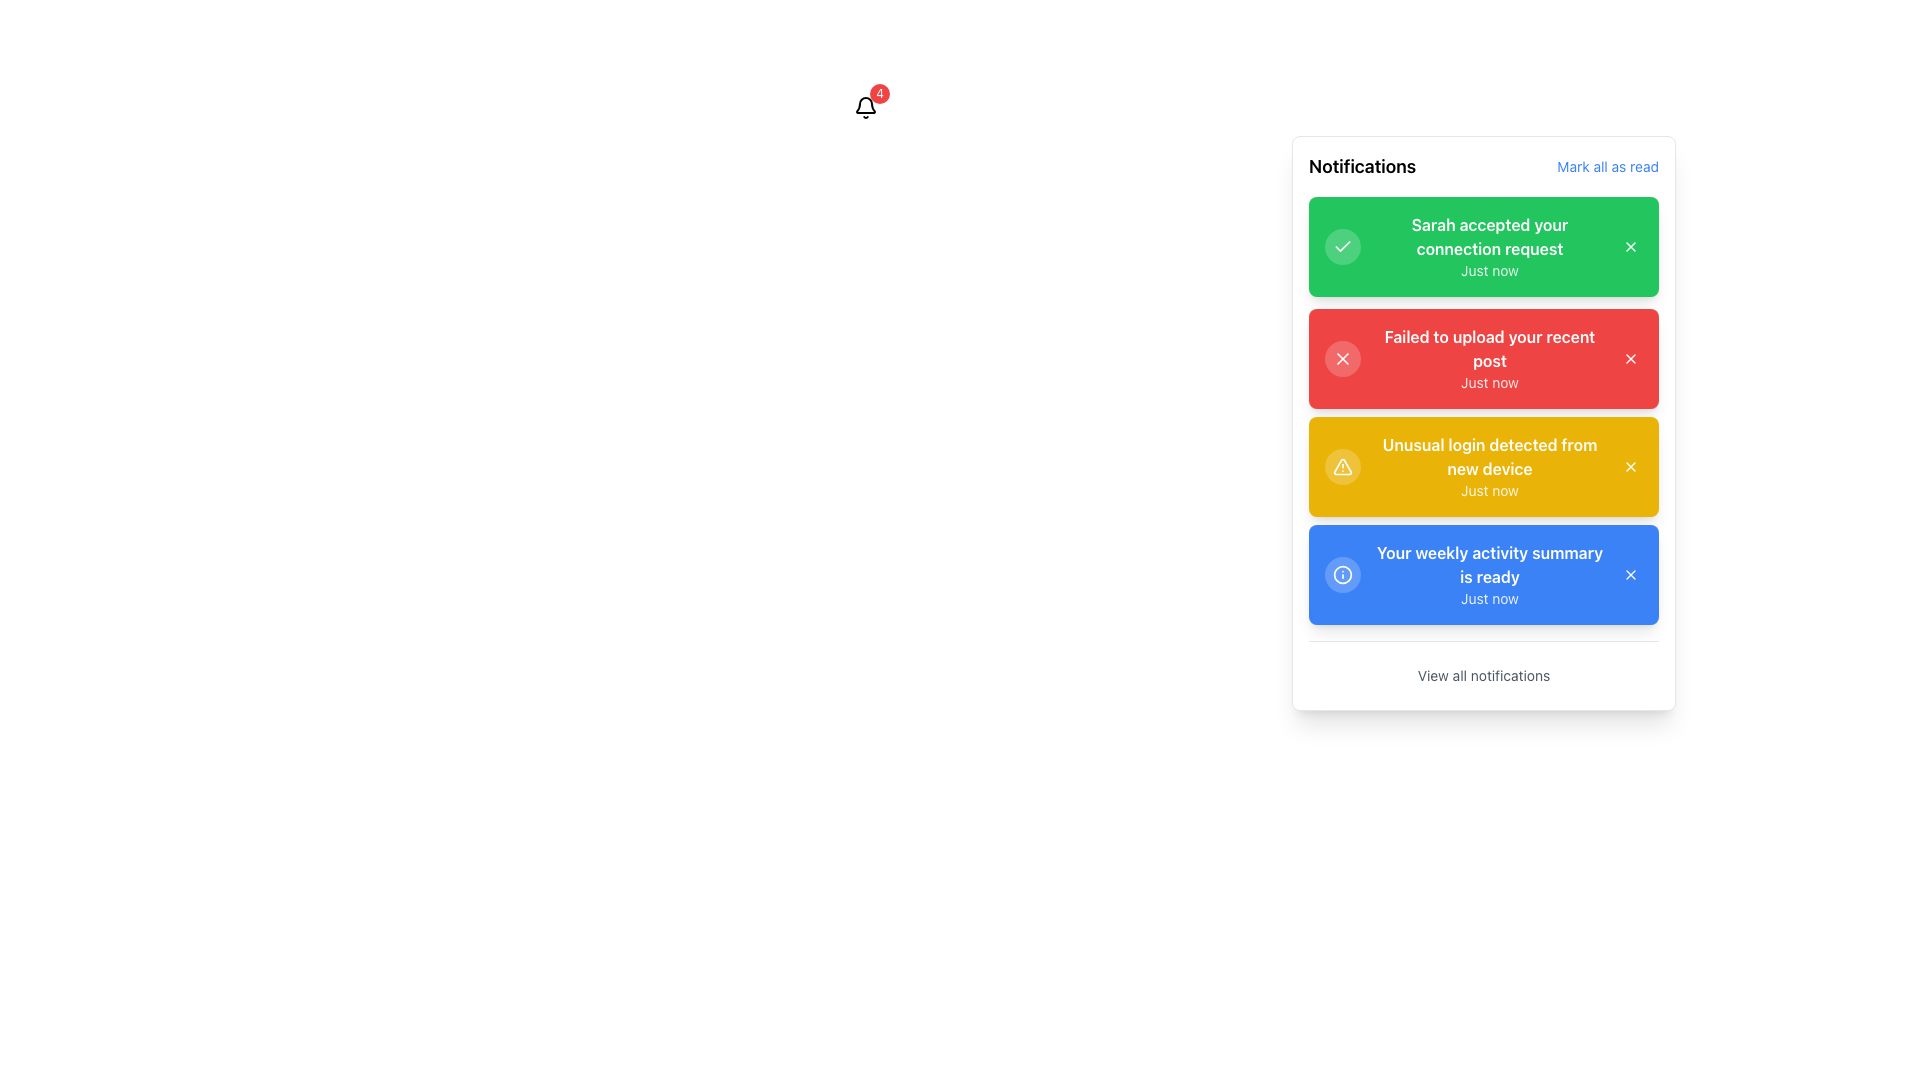 The width and height of the screenshot is (1920, 1080). What do you see at coordinates (1343, 357) in the screenshot?
I see `the circular red button with a white 'X' icon, located within the left section of the red notification bar that states 'Failed to upload your recent post'` at bounding box center [1343, 357].